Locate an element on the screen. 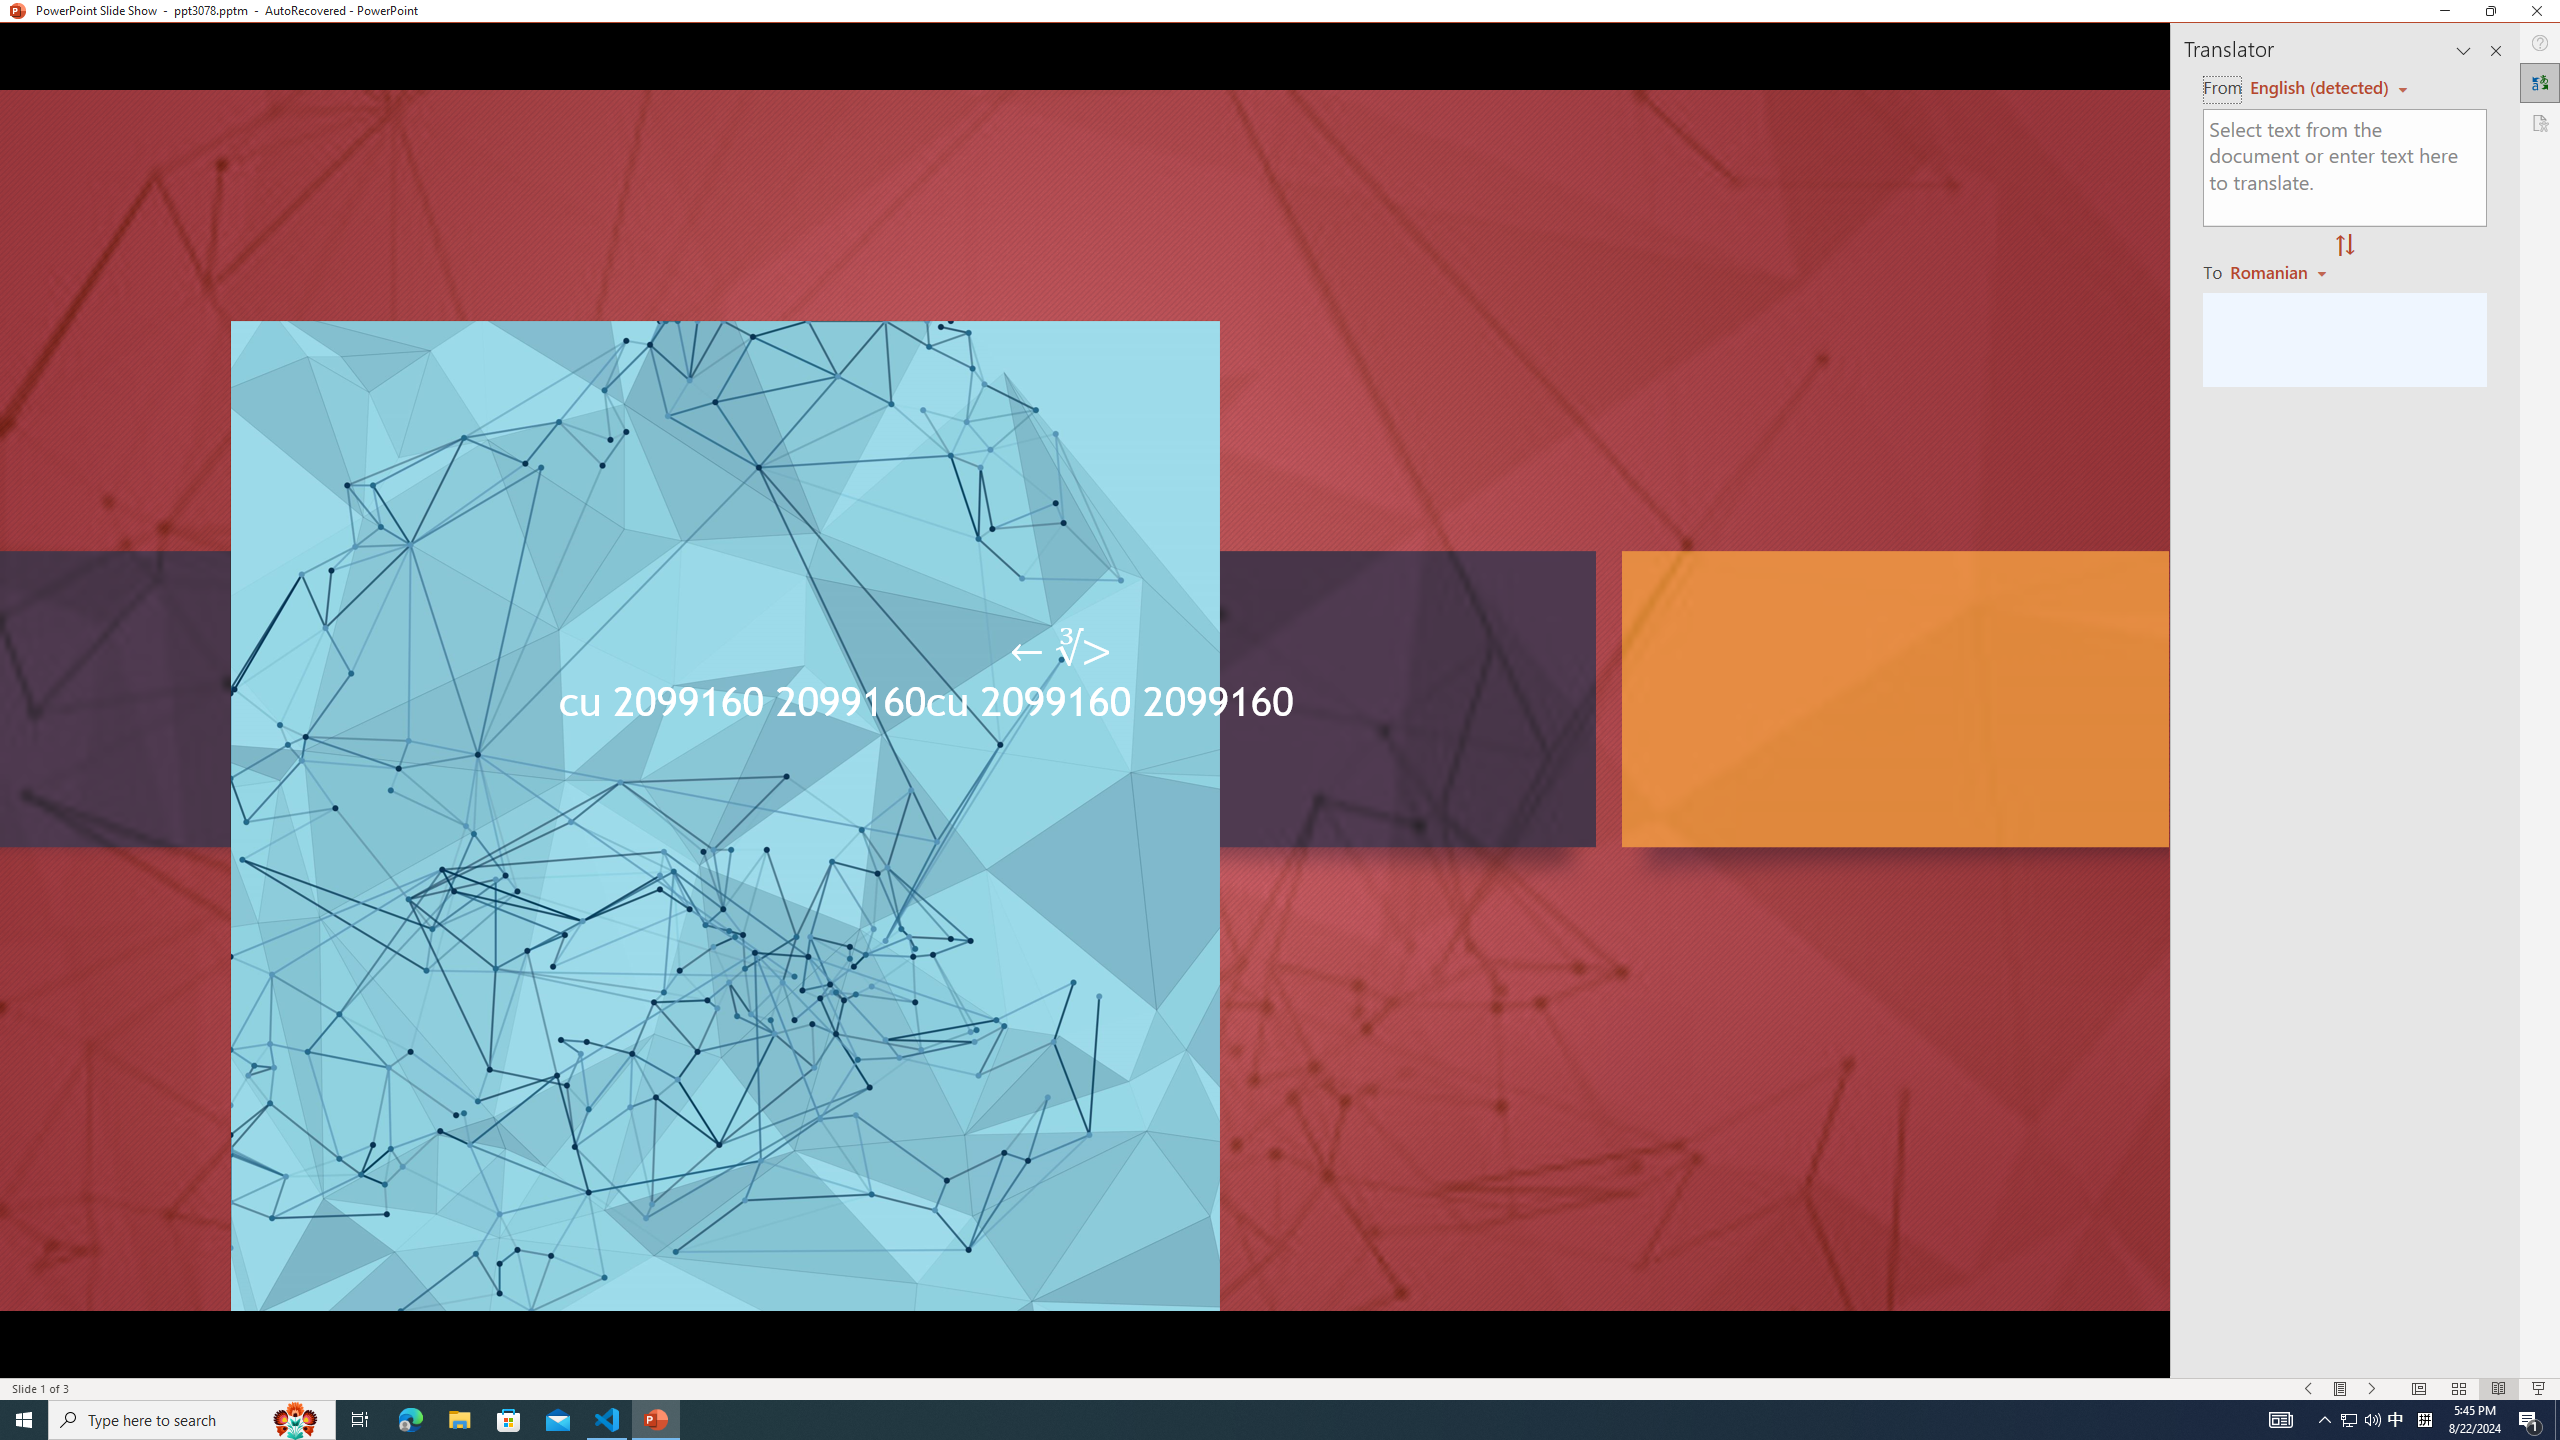 The image size is (2560, 1440). 'Menu On' is located at coordinates (2340, 1389).